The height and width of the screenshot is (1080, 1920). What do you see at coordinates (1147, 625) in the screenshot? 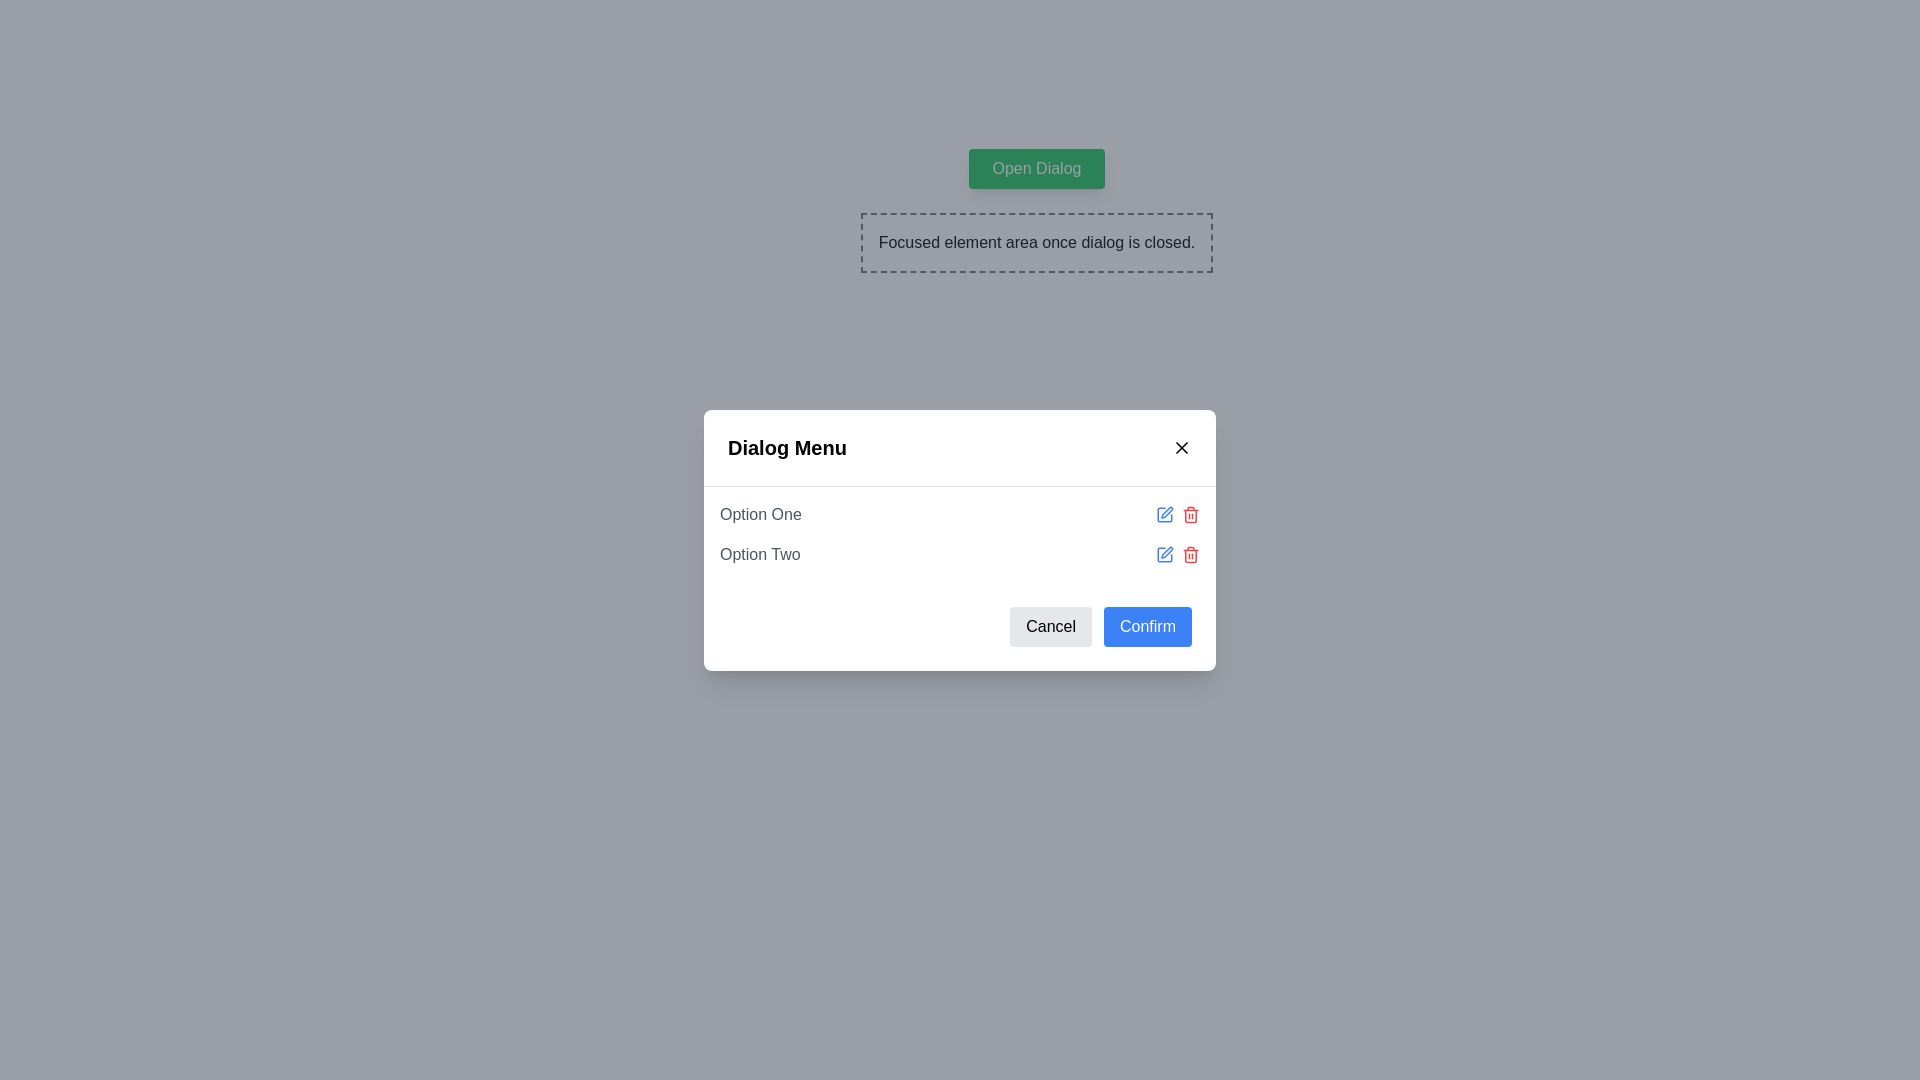
I see `the 'Confirm' button located at the bottom-right corner of the dialog box, which has a blue background and white text` at bounding box center [1147, 625].